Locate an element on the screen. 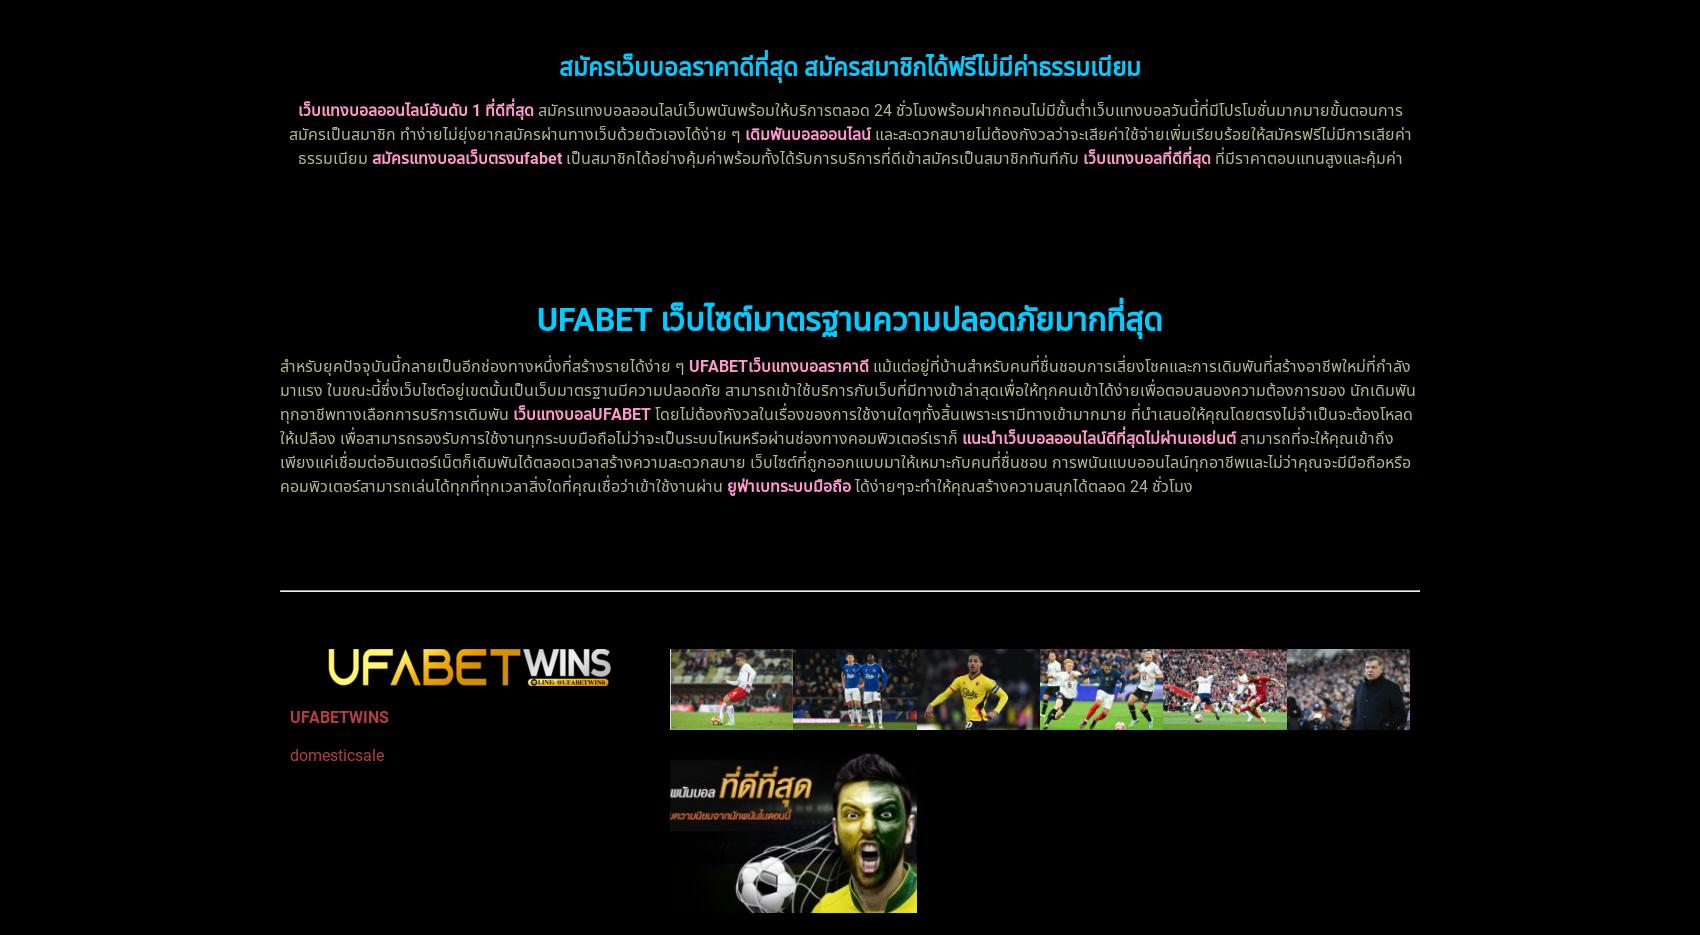  'ได้ง่ายๆจะทำให้คุณสร้างความสนุกได้ตลอด 24 ชั่วโมง' is located at coordinates (1021, 486).